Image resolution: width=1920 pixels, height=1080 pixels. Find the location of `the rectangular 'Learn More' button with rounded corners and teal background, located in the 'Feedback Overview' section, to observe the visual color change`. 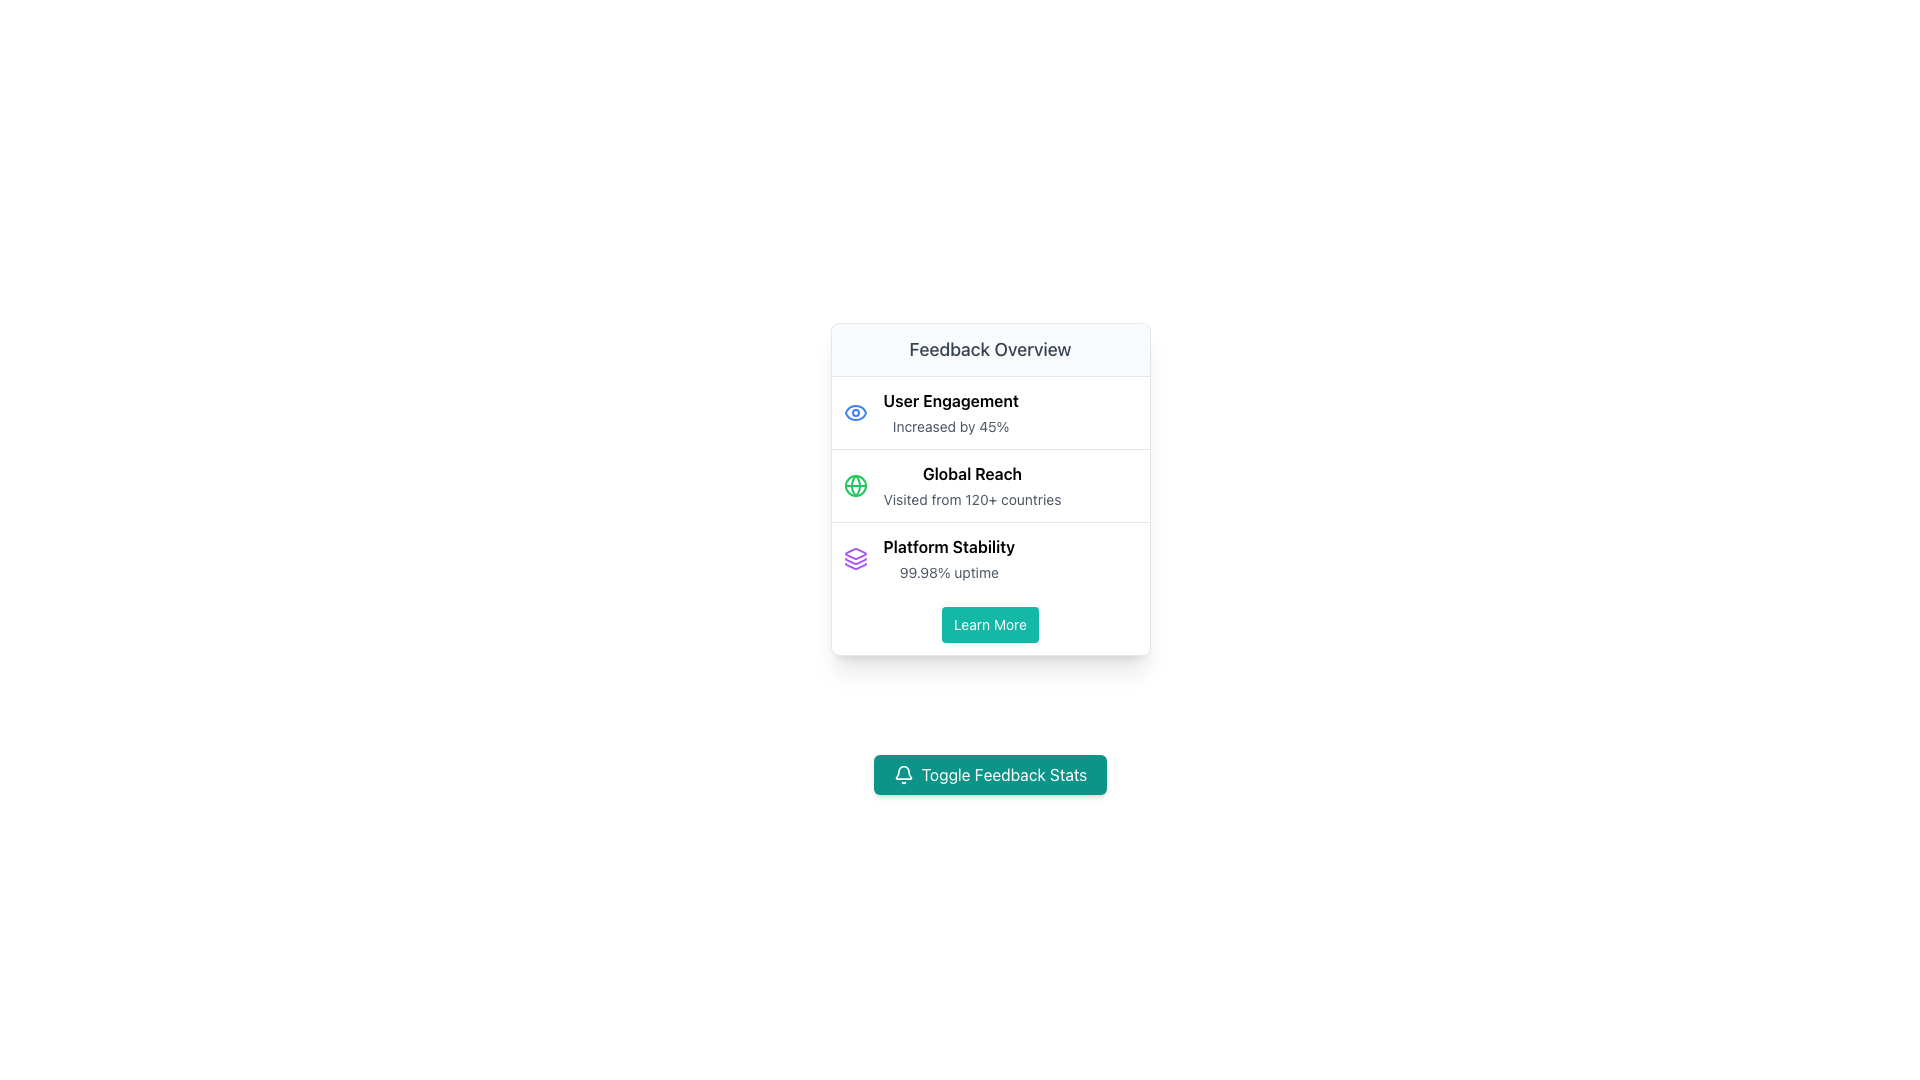

the rectangular 'Learn More' button with rounded corners and teal background, located in the 'Feedback Overview' section, to observe the visual color change is located at coordinates (990, 623).